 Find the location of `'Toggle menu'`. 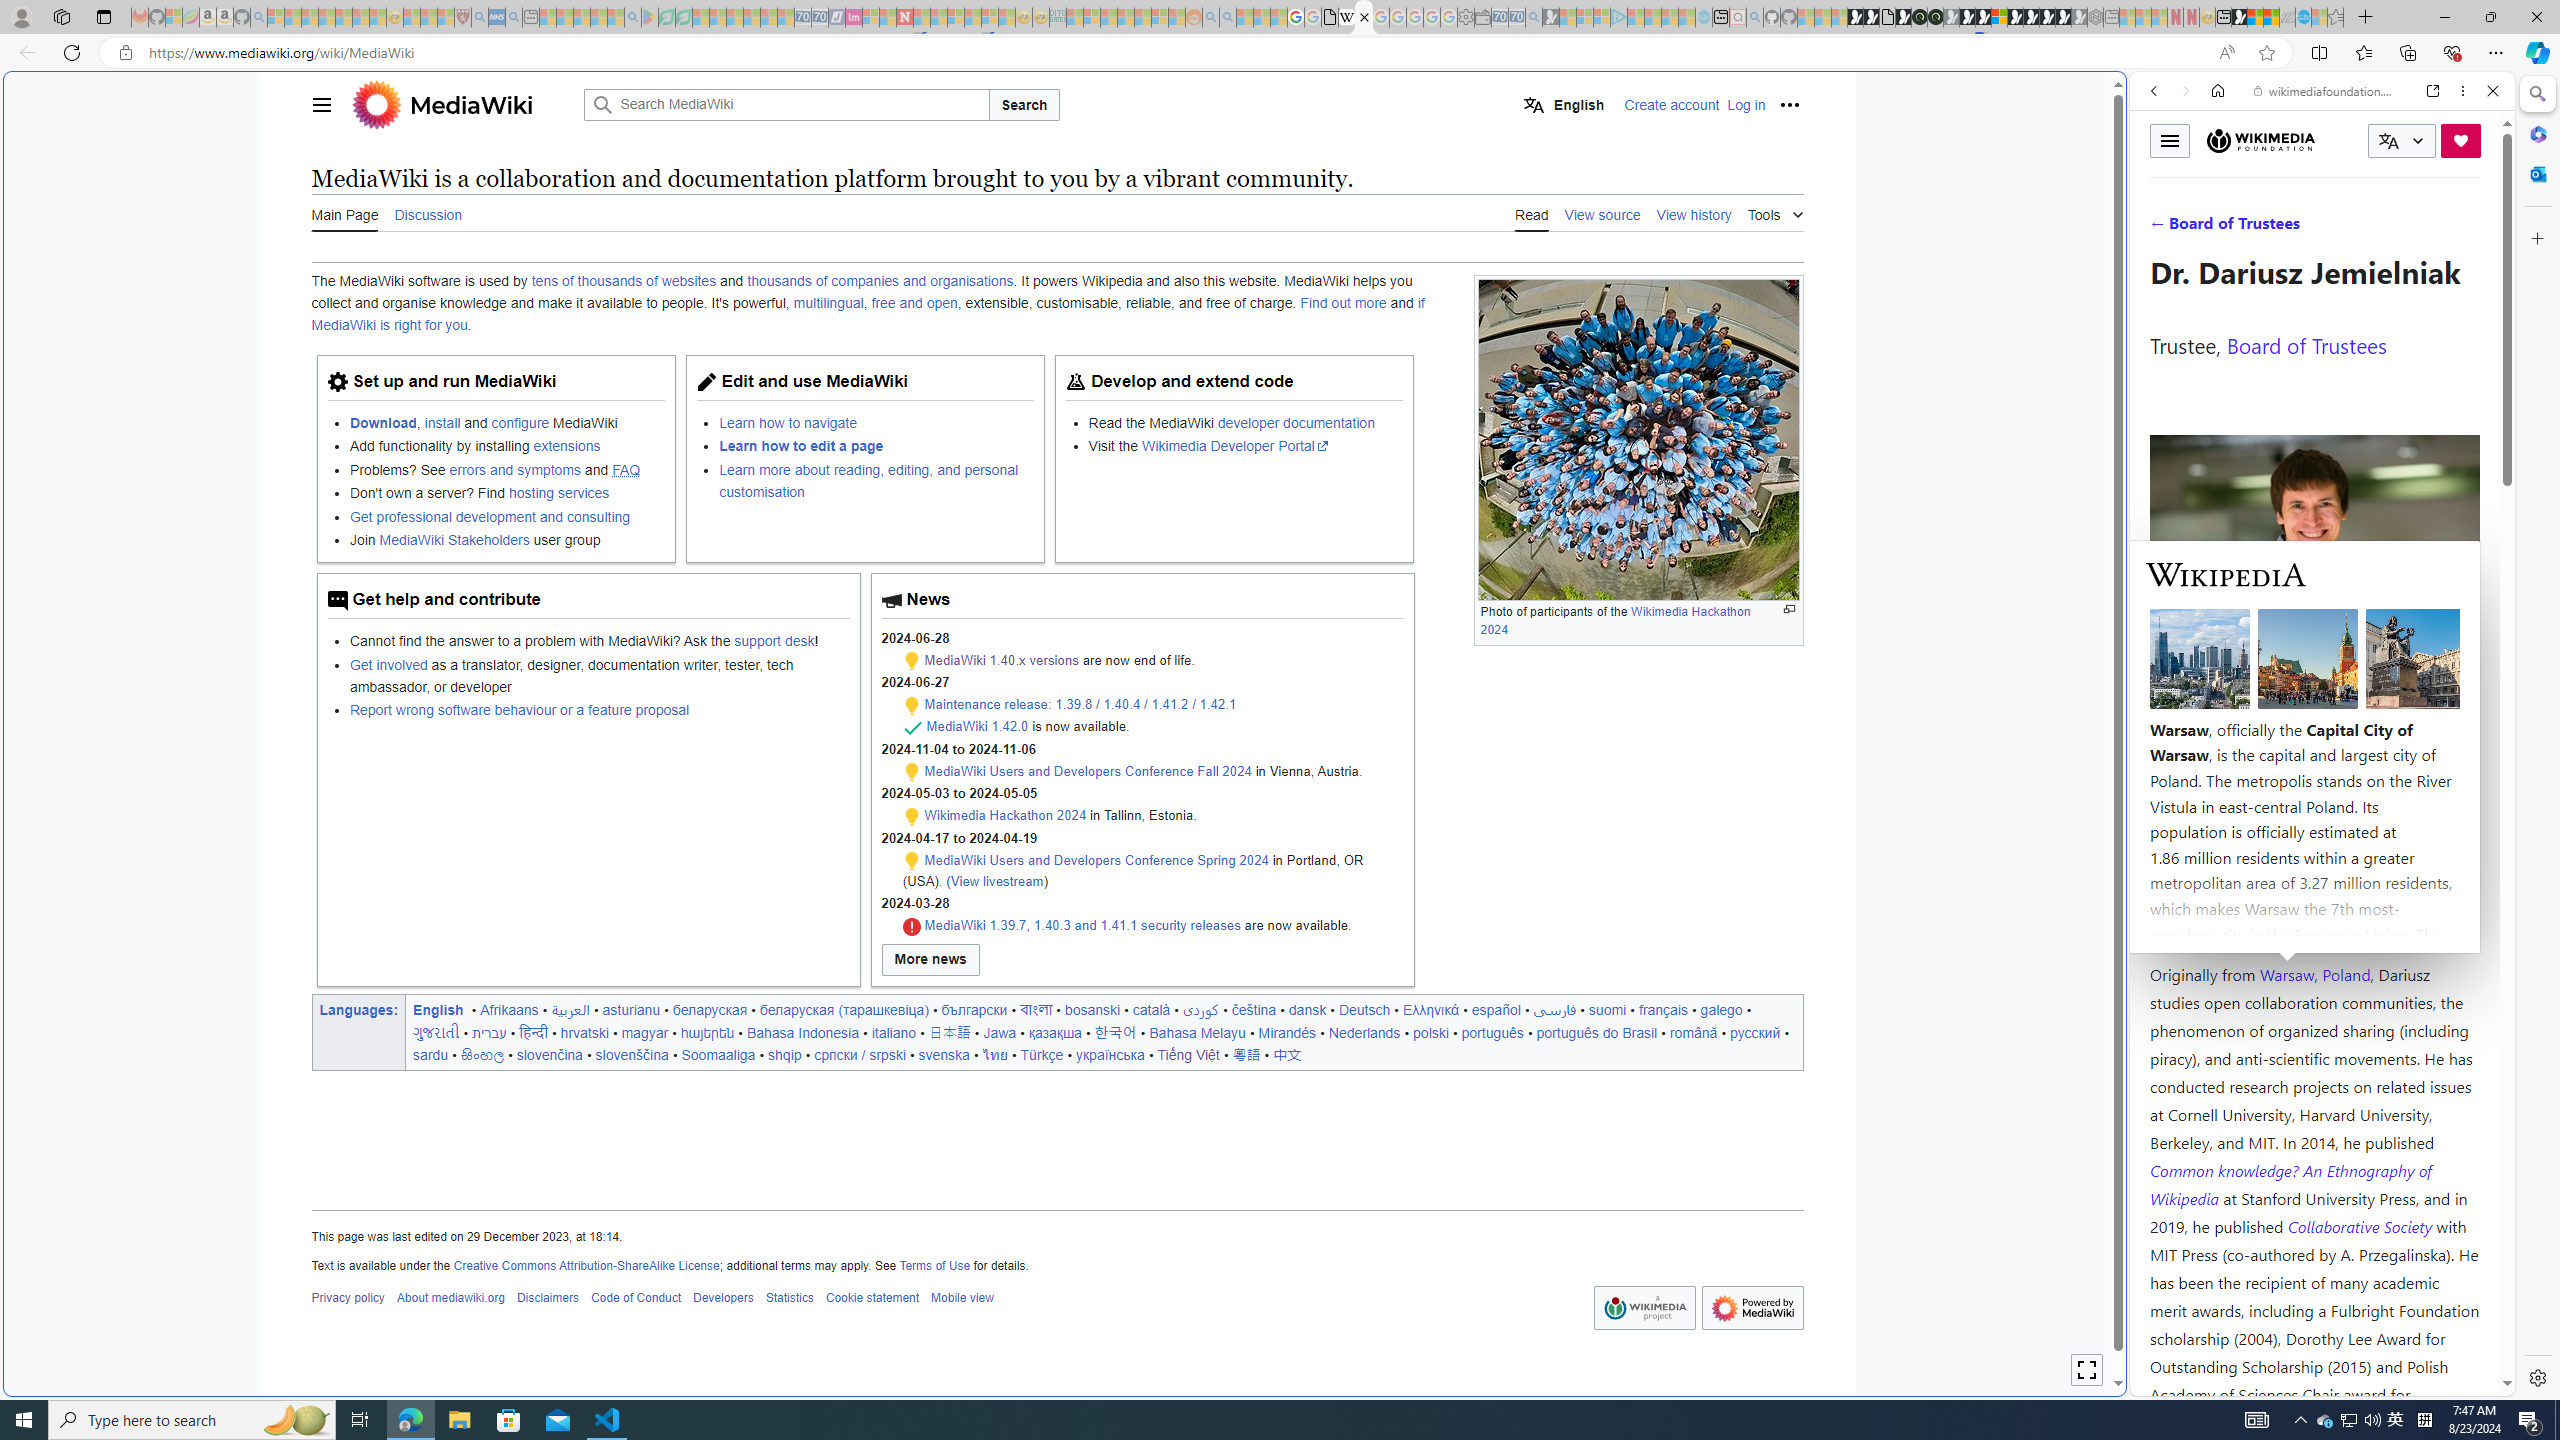

'Toggle menu' is located at coordinates (2168, 141).